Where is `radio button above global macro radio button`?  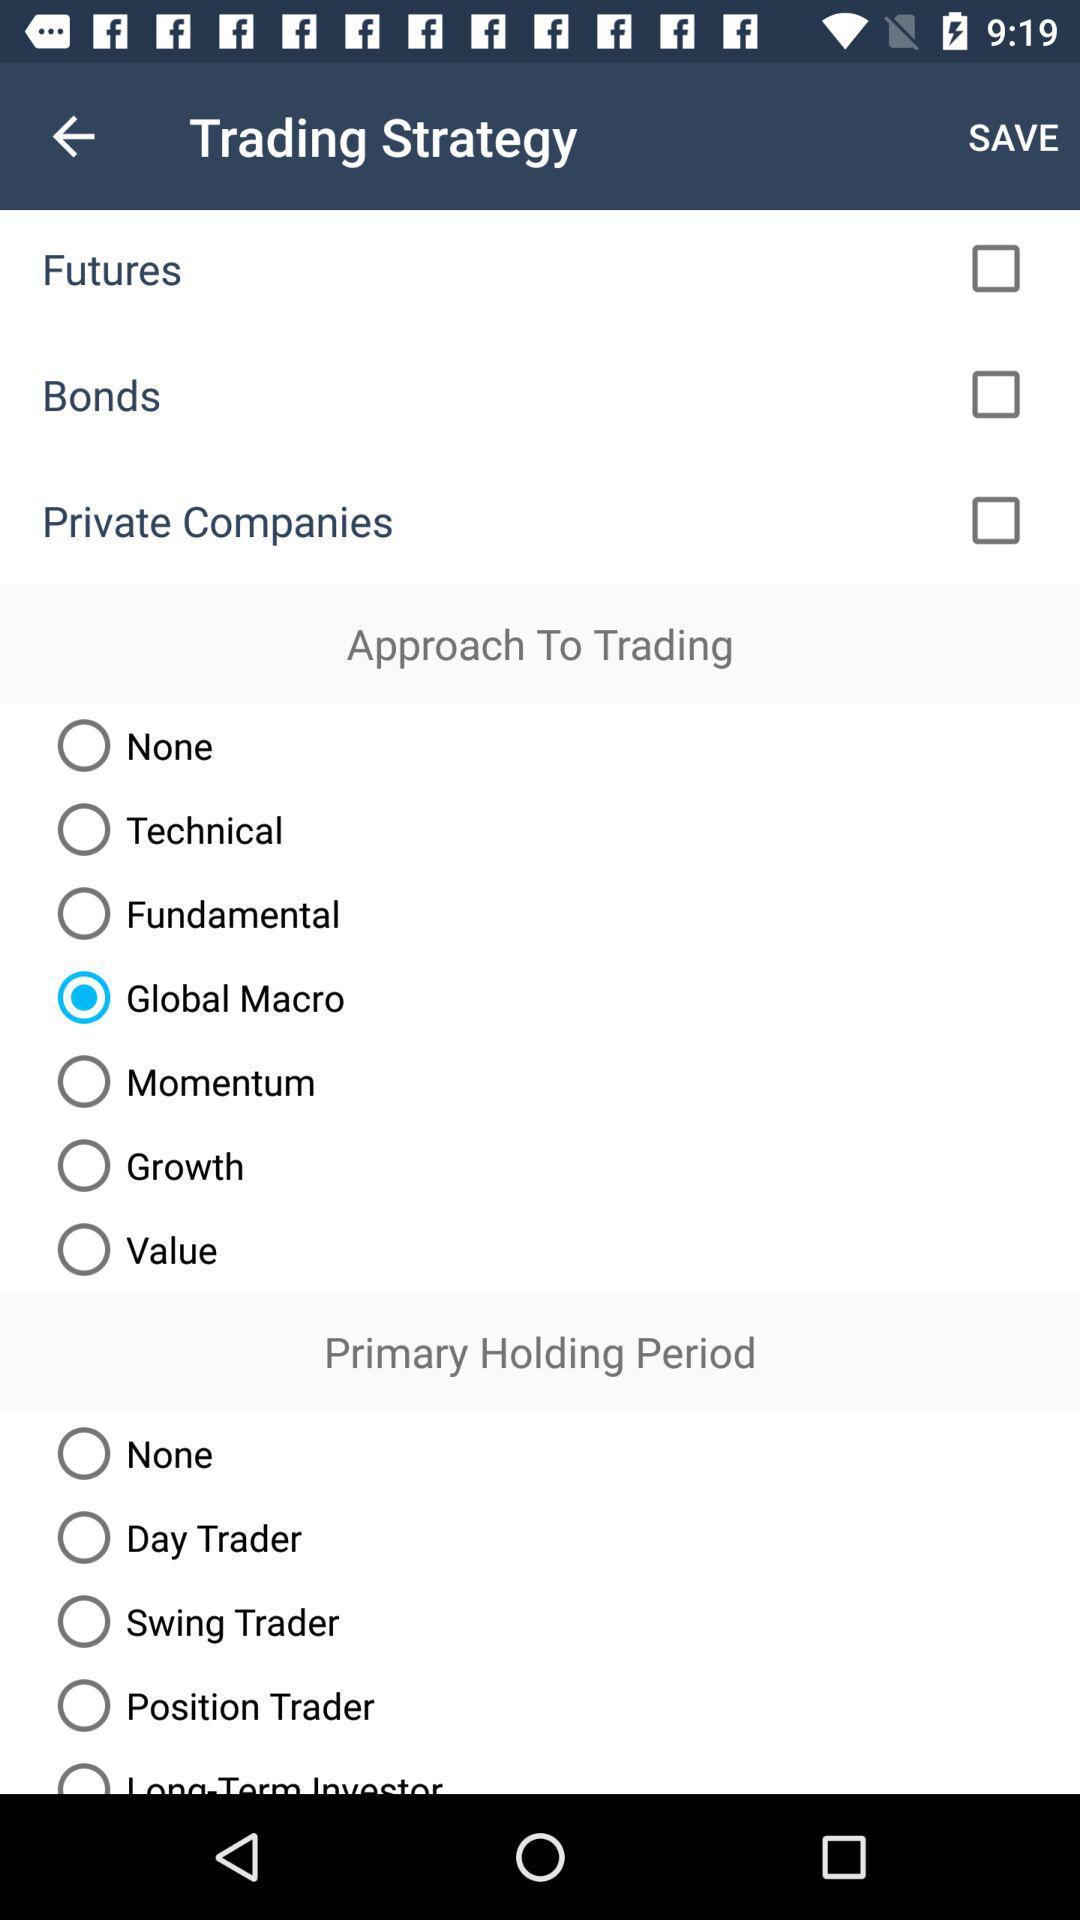
radio button above global macro radio button is located at coordinates (191, 912).